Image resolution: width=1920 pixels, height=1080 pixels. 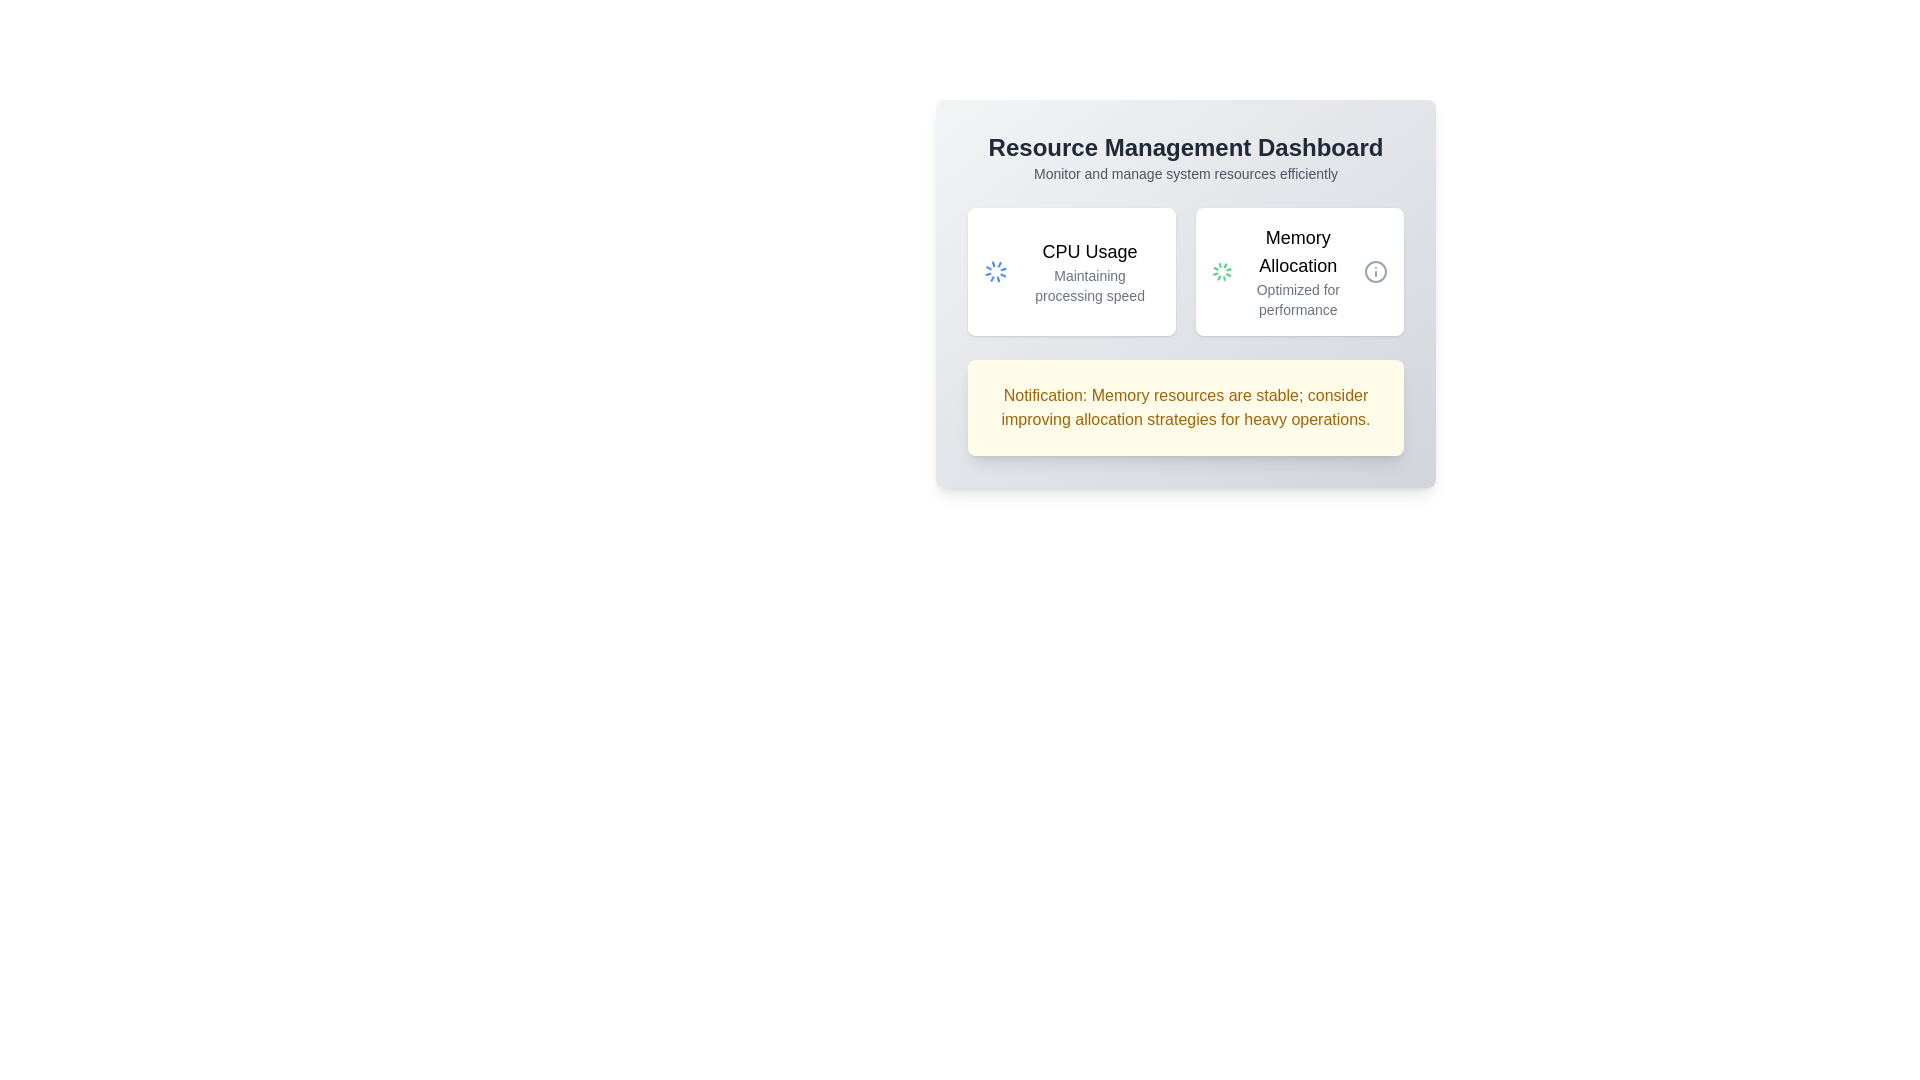 I want to click on the informational notification text label about memory resources in the Resource Management Dashboard, so click(x=1185, y=407).